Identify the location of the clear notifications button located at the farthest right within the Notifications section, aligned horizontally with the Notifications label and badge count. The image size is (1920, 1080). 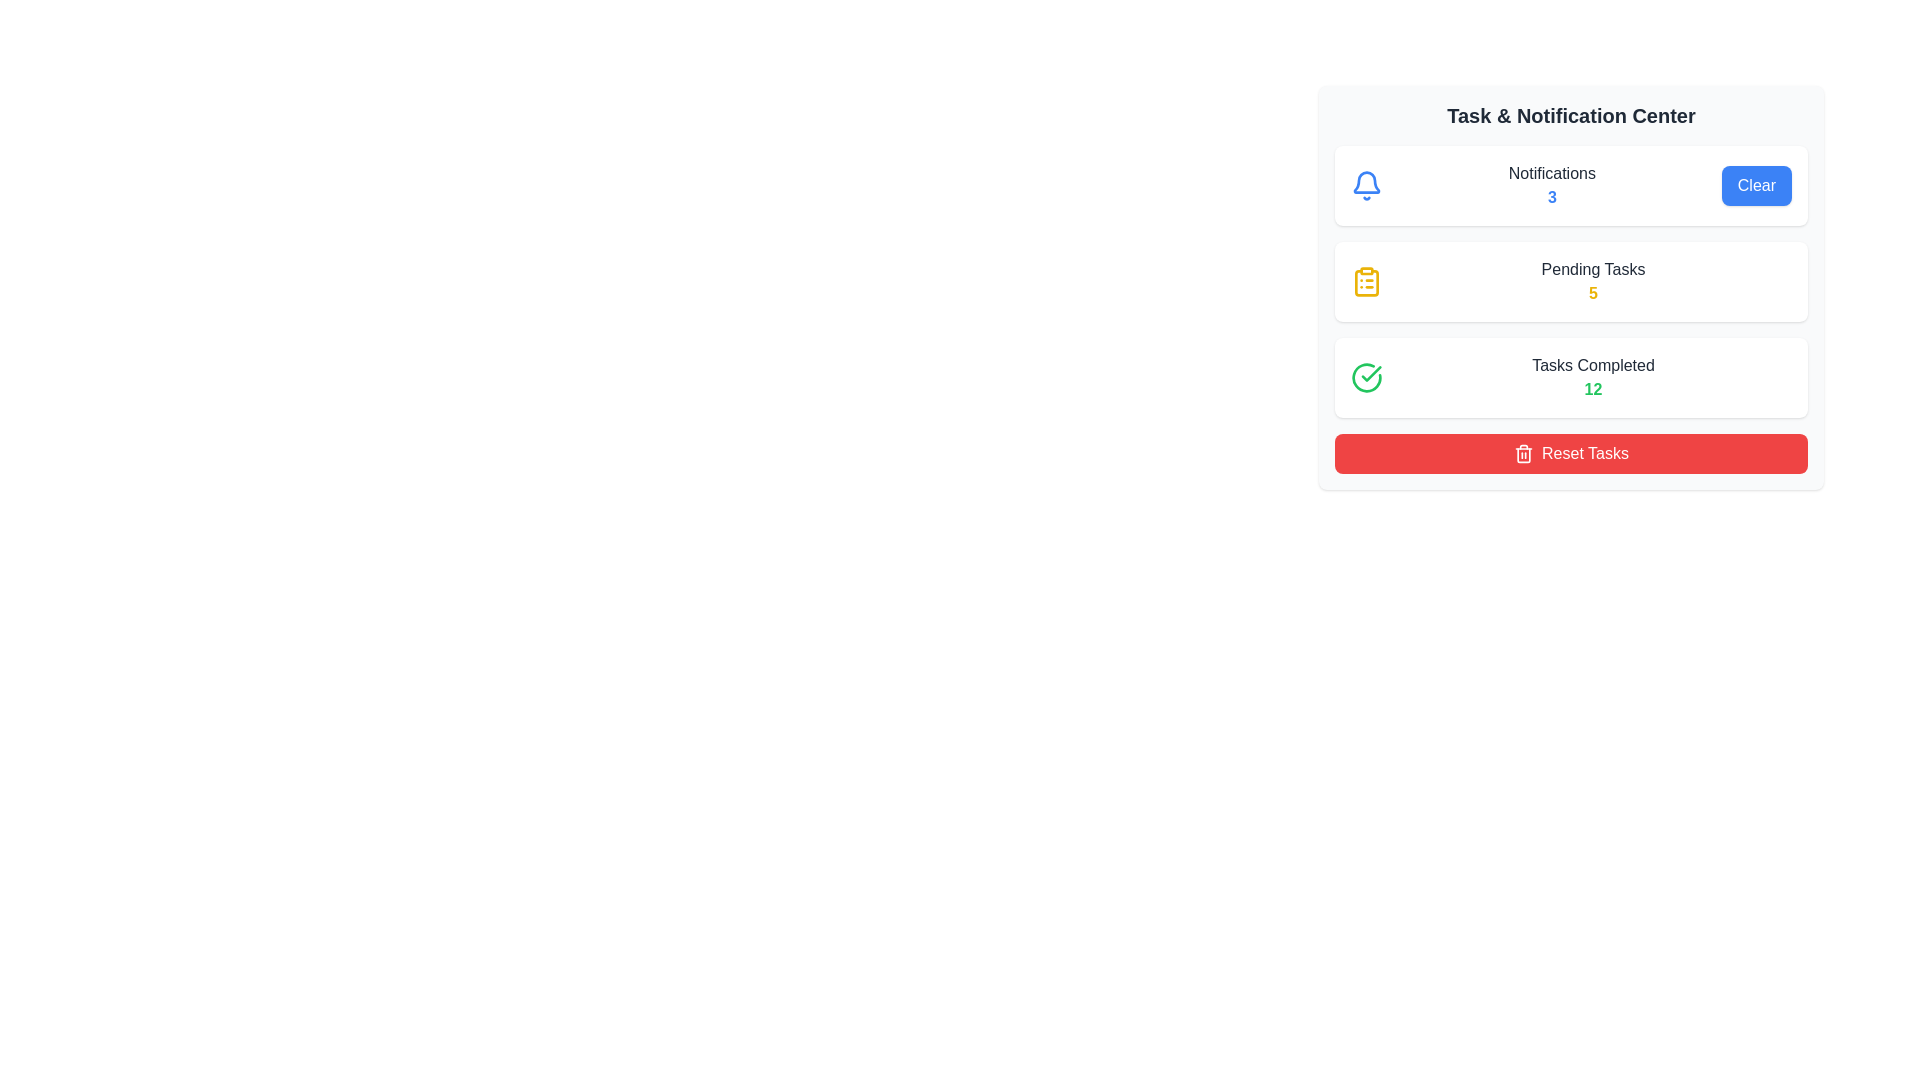
(1755, 185).